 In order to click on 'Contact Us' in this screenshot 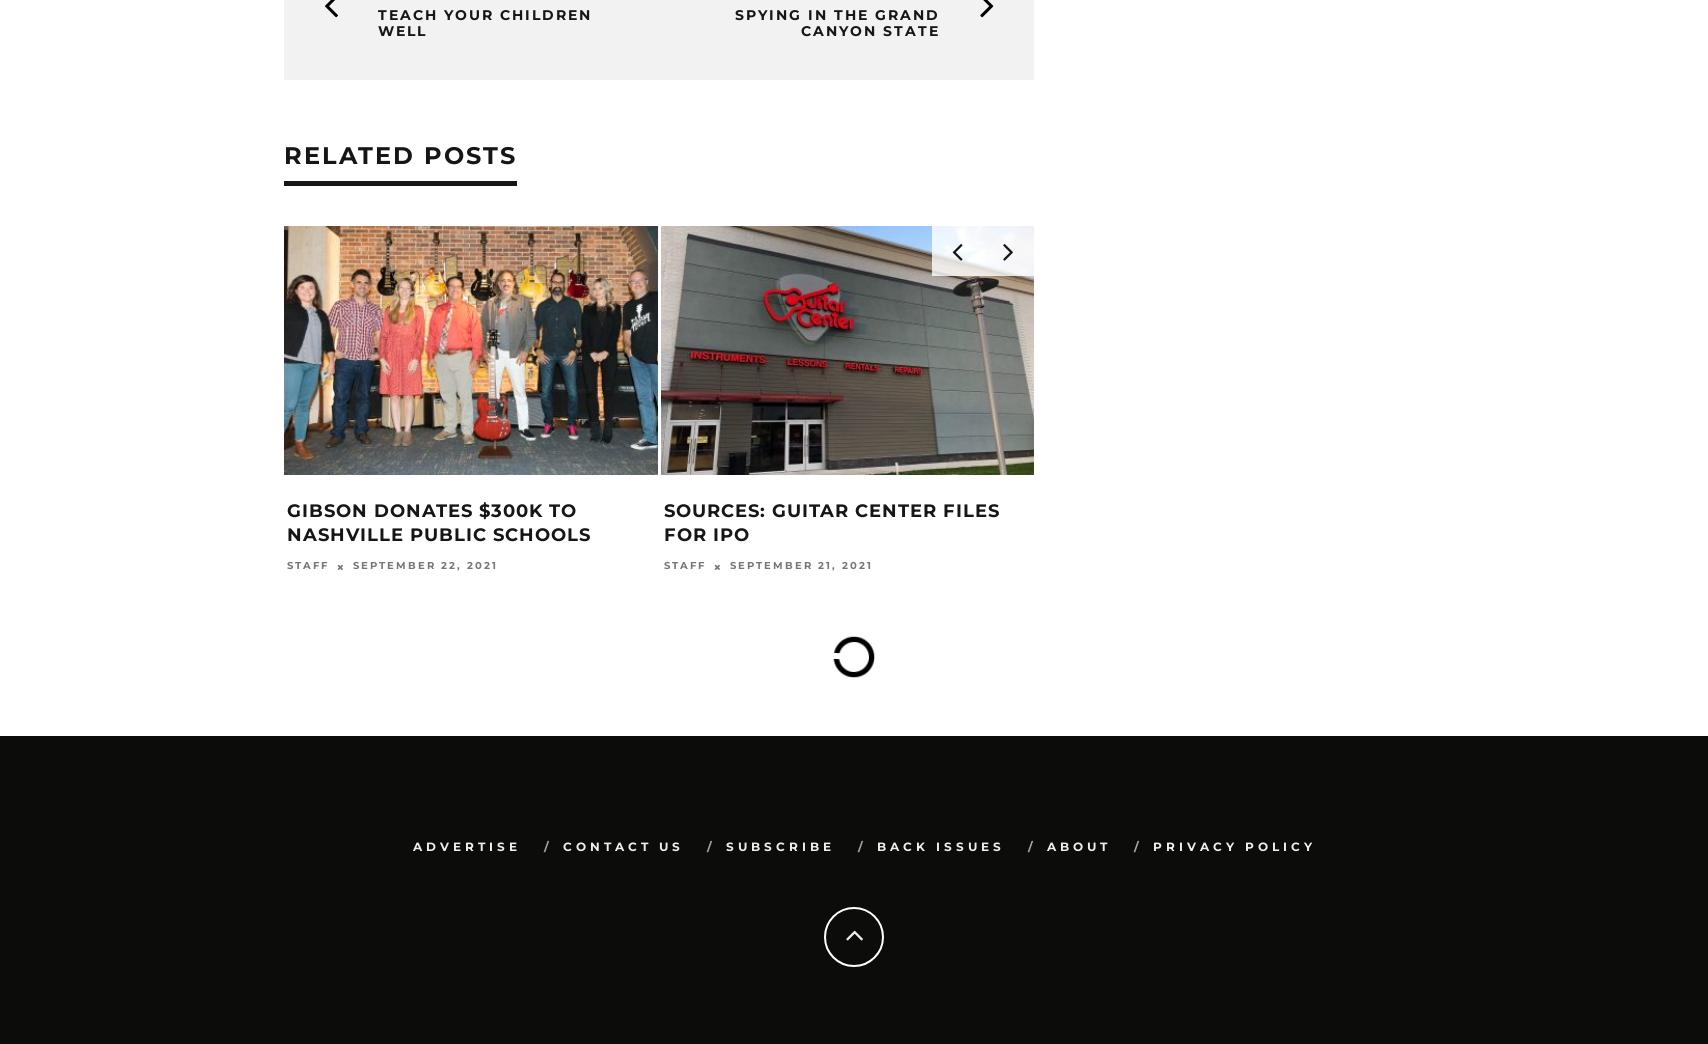, I will do `click(622, 844)`.